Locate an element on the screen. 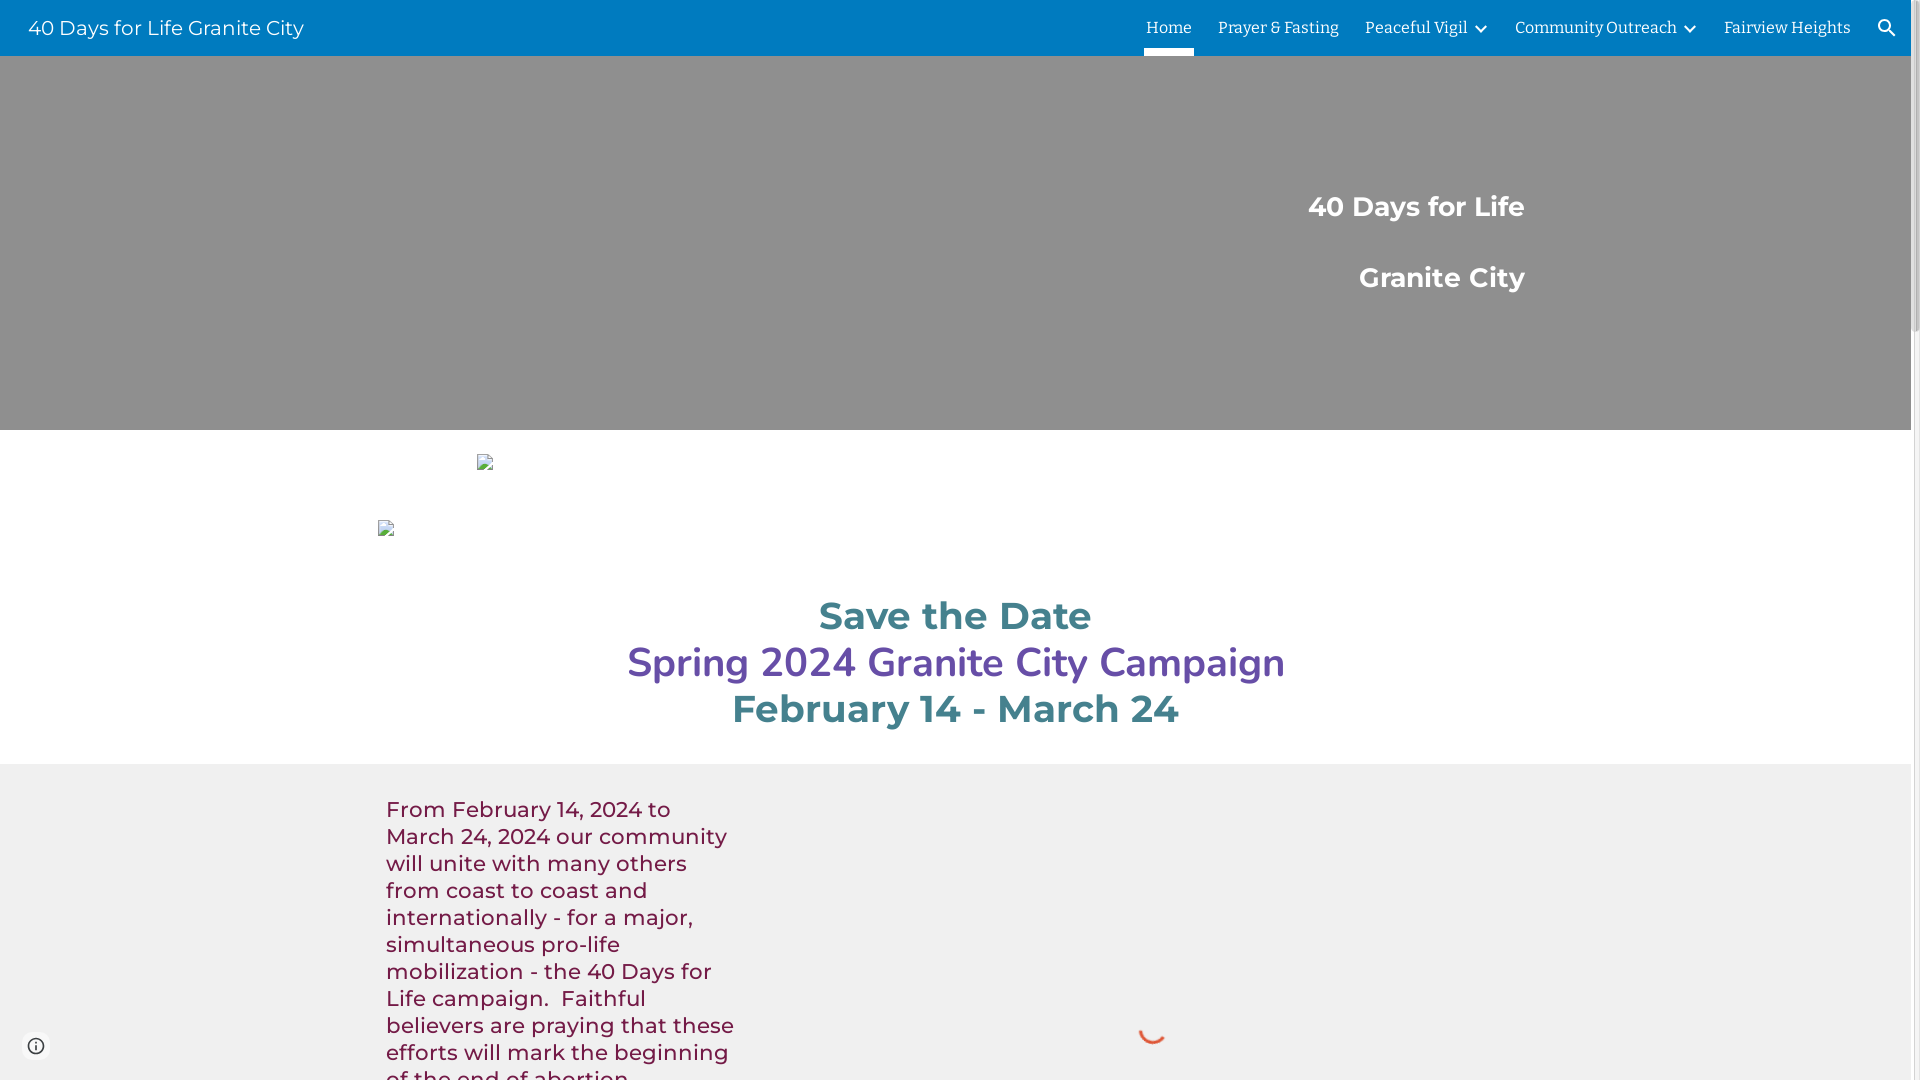 The image size is (1920, 1080). 'Community Outreach' is located at coordinates (1515, 27).